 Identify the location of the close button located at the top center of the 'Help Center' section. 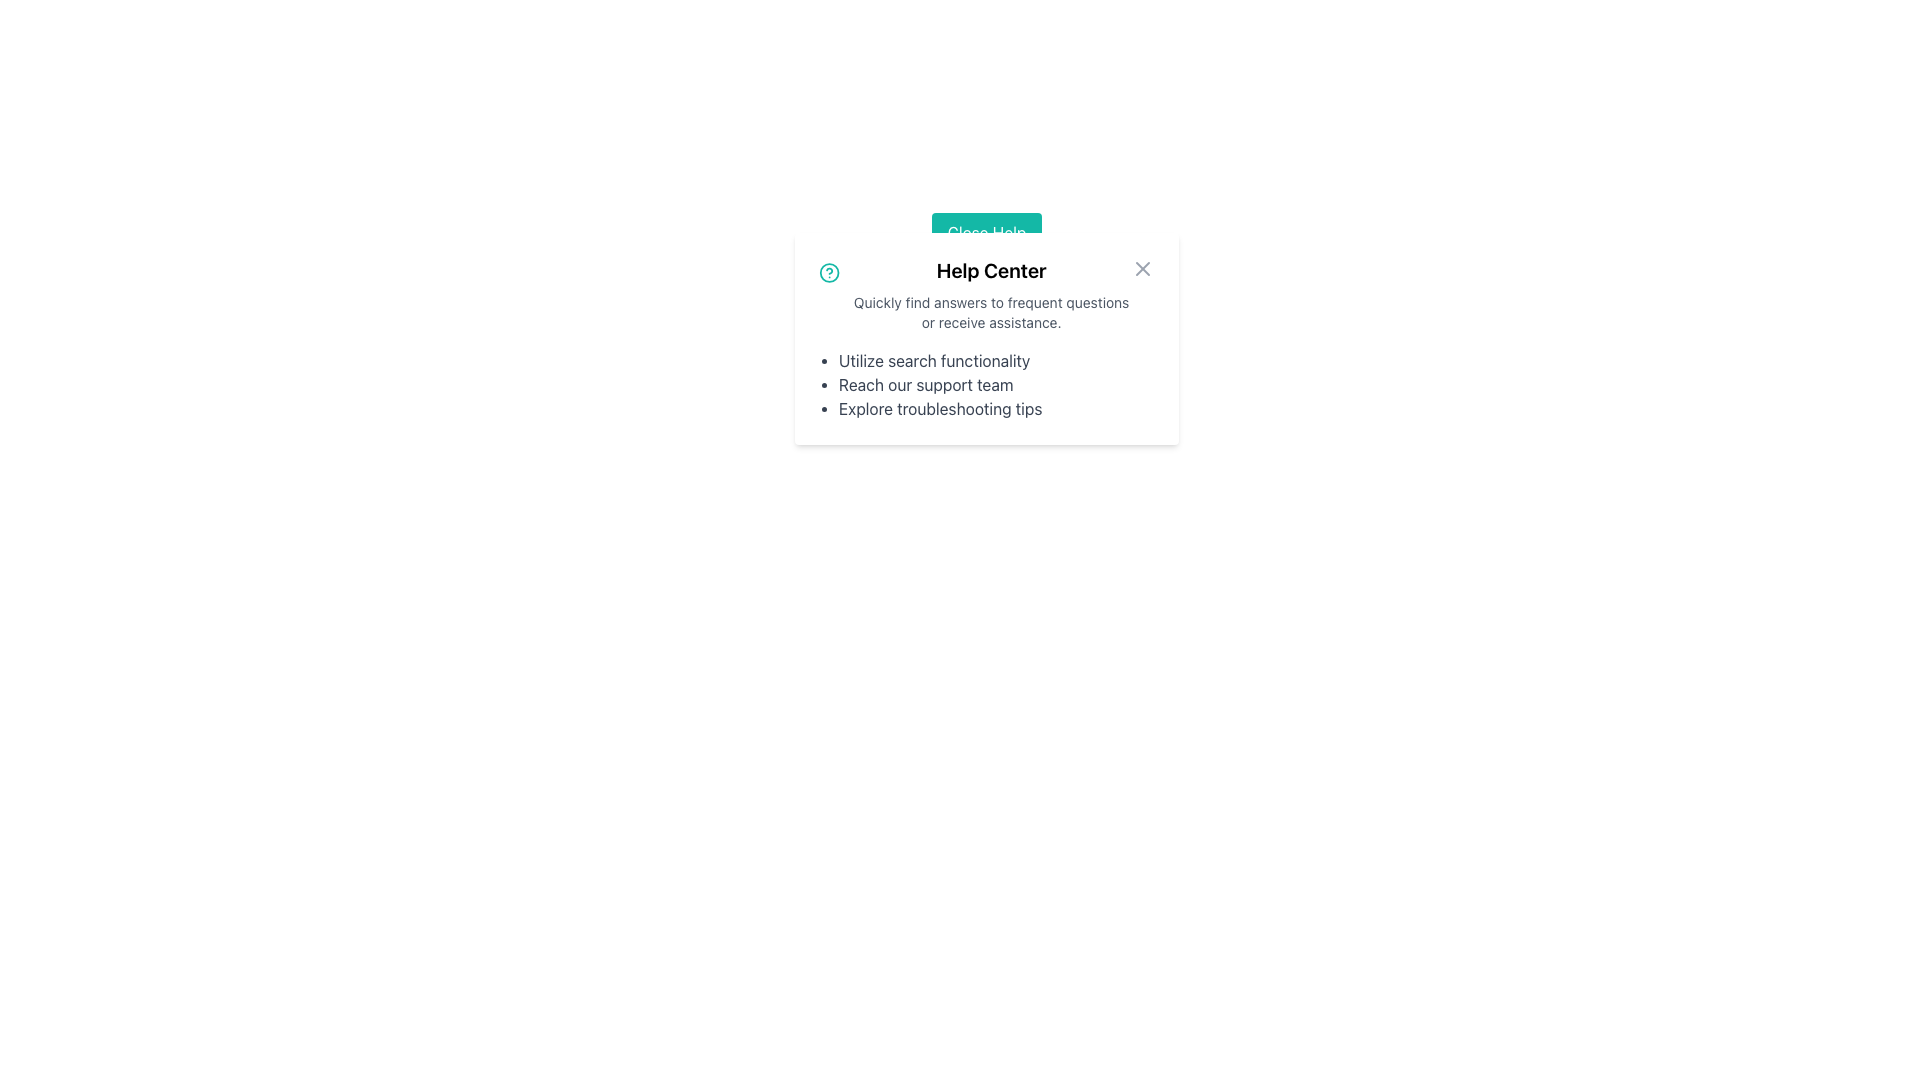
(987, 231).